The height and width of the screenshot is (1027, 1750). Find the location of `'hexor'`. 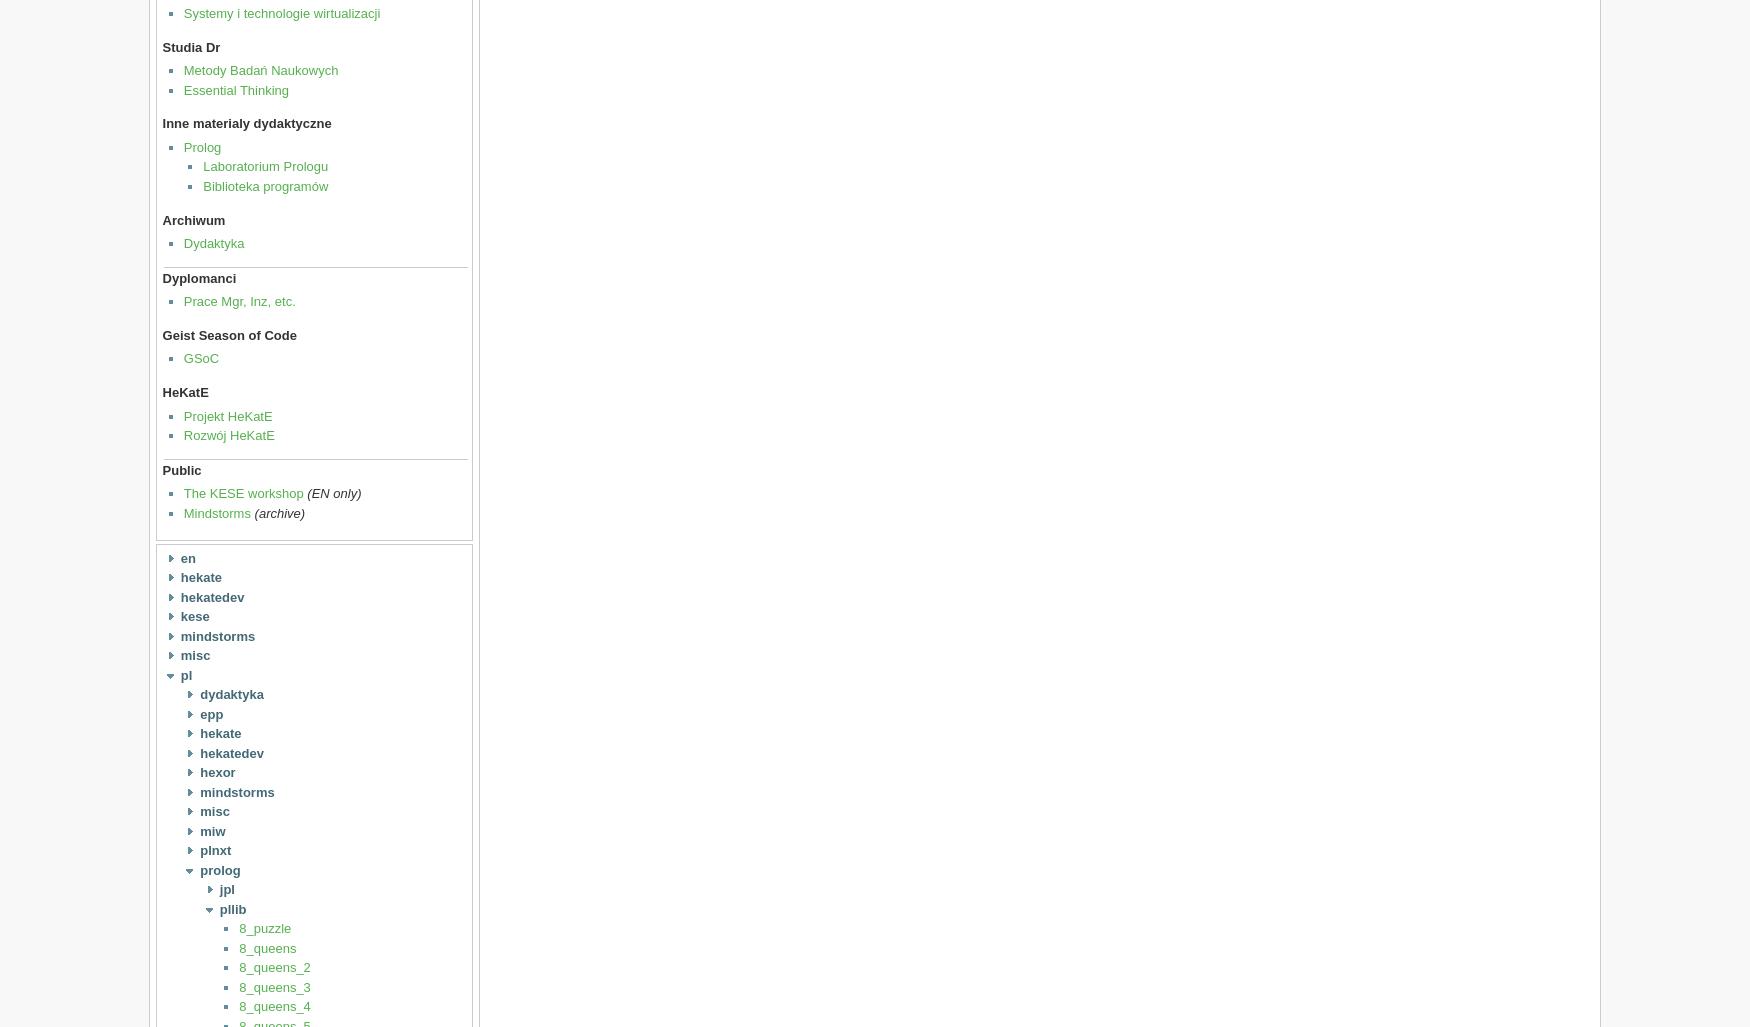

'hexor' is located at coordinates (200, 771).